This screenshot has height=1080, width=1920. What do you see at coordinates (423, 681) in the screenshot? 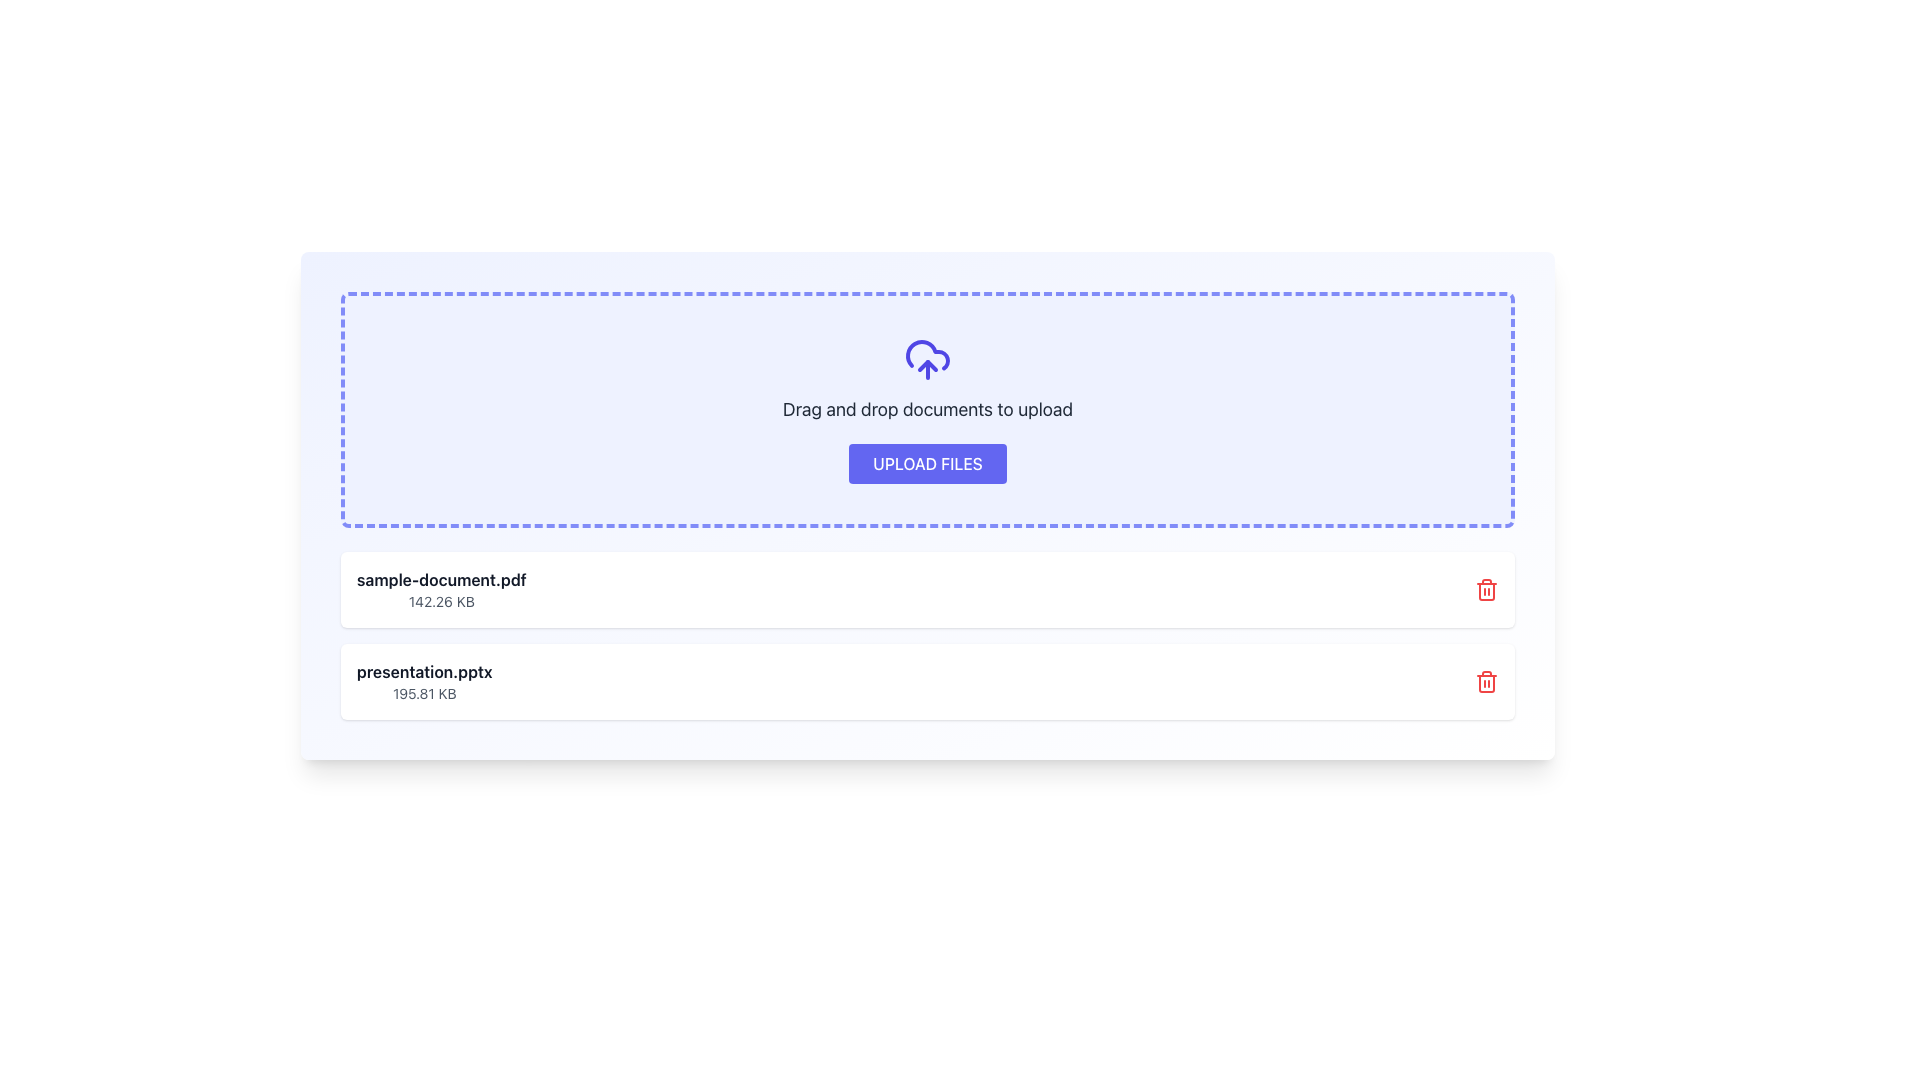
I see `the Text Display Block displaying the name and size of the file, which is the second item in the list of files below 'sample-document.pdf'` at bounding box center [423, 681].